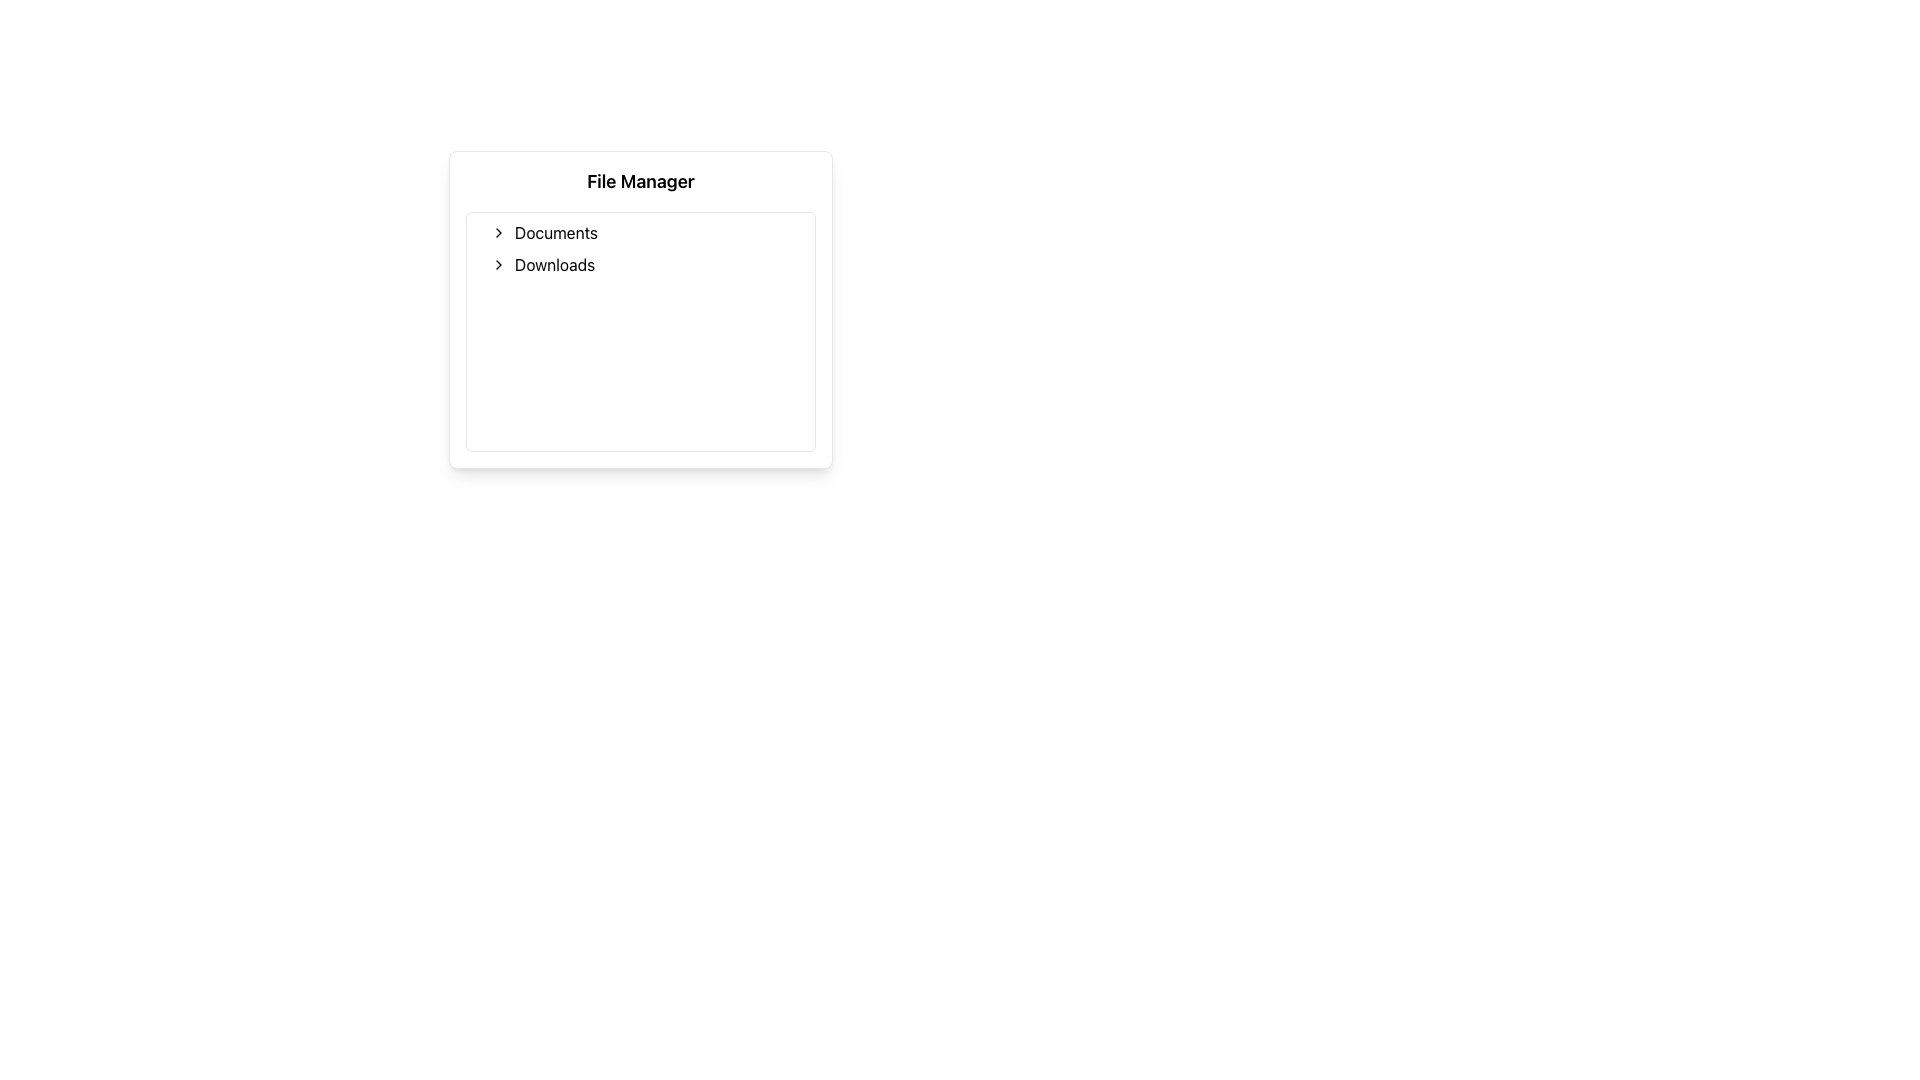 This screenshot has height=1080, width=1920. What do you see at coordinates (555, 264) in the screenshot?
I see `the 'Downloads' text label` at bounding box center [555, 264].